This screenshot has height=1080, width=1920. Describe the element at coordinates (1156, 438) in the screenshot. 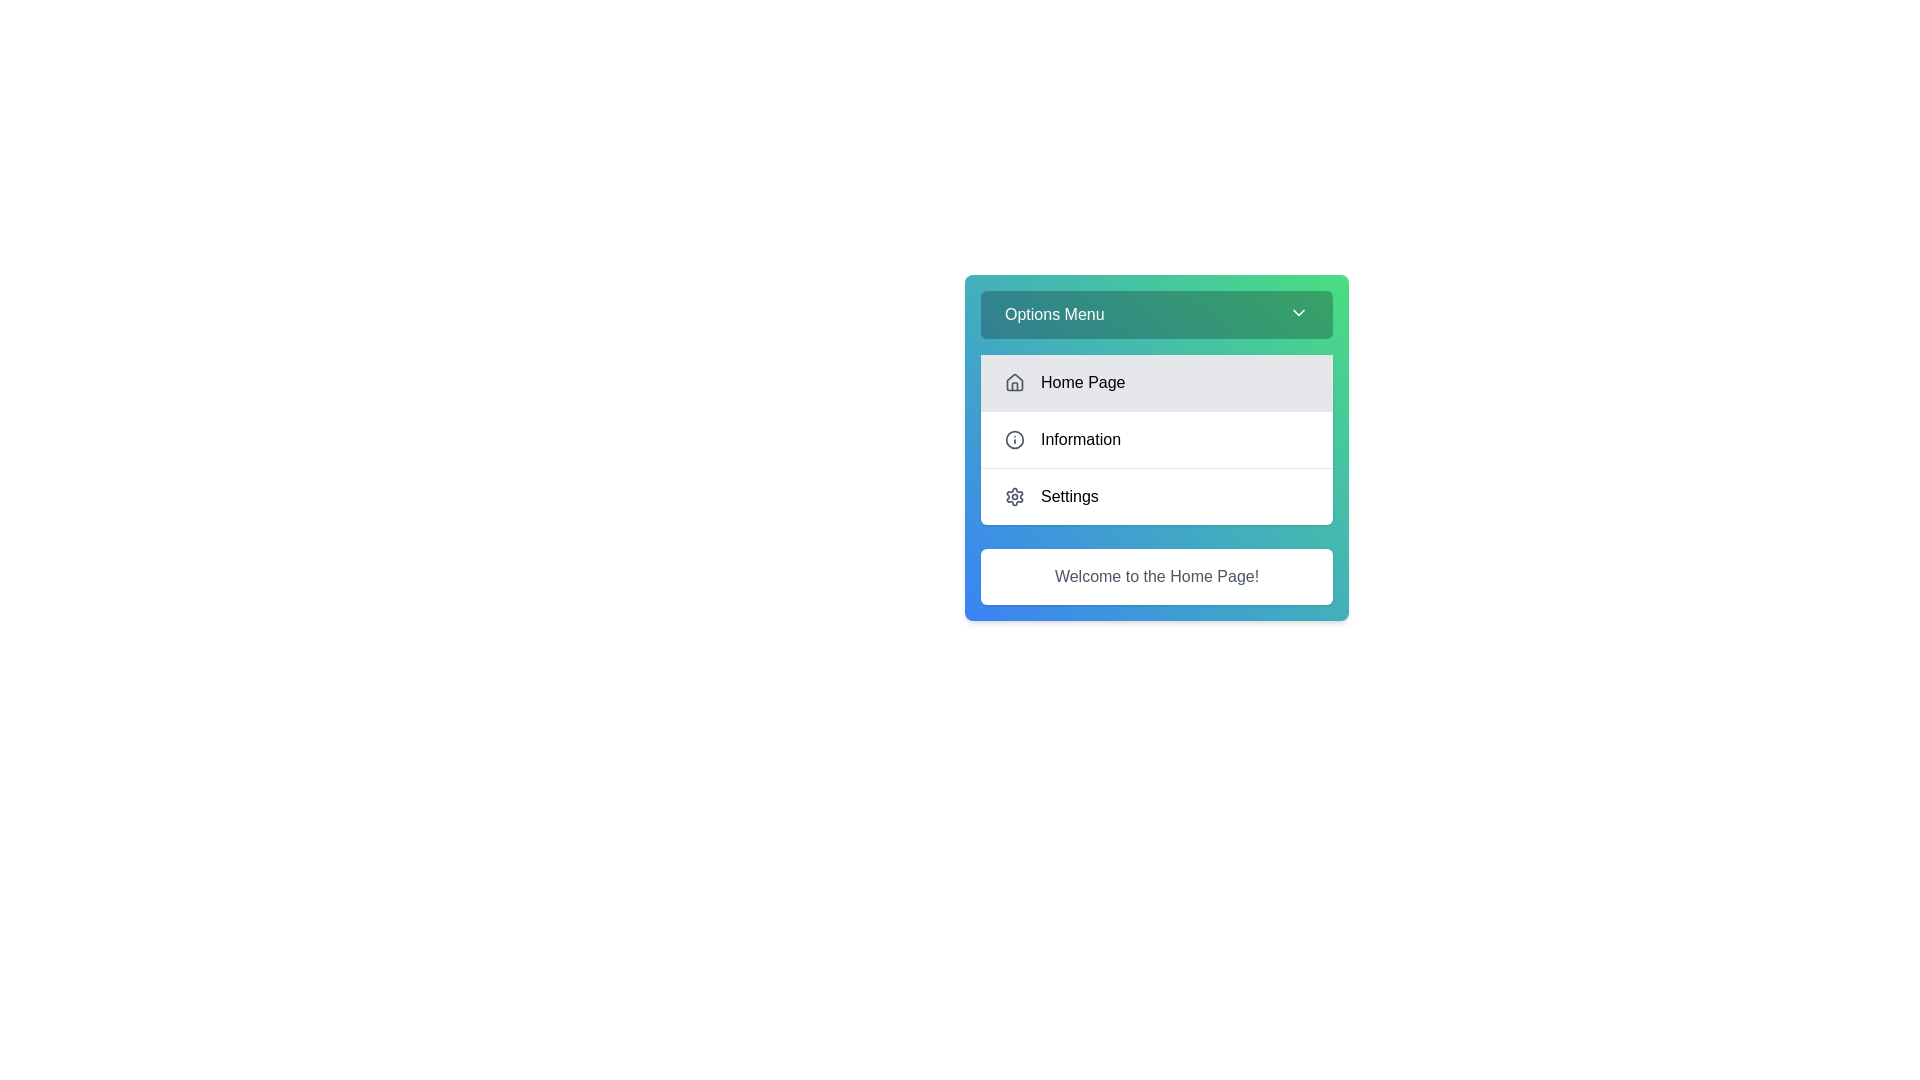

I see `a menu item from the vertical navigation menu located within the green and blue gradient box labeled 'Options Menu'` at that location.